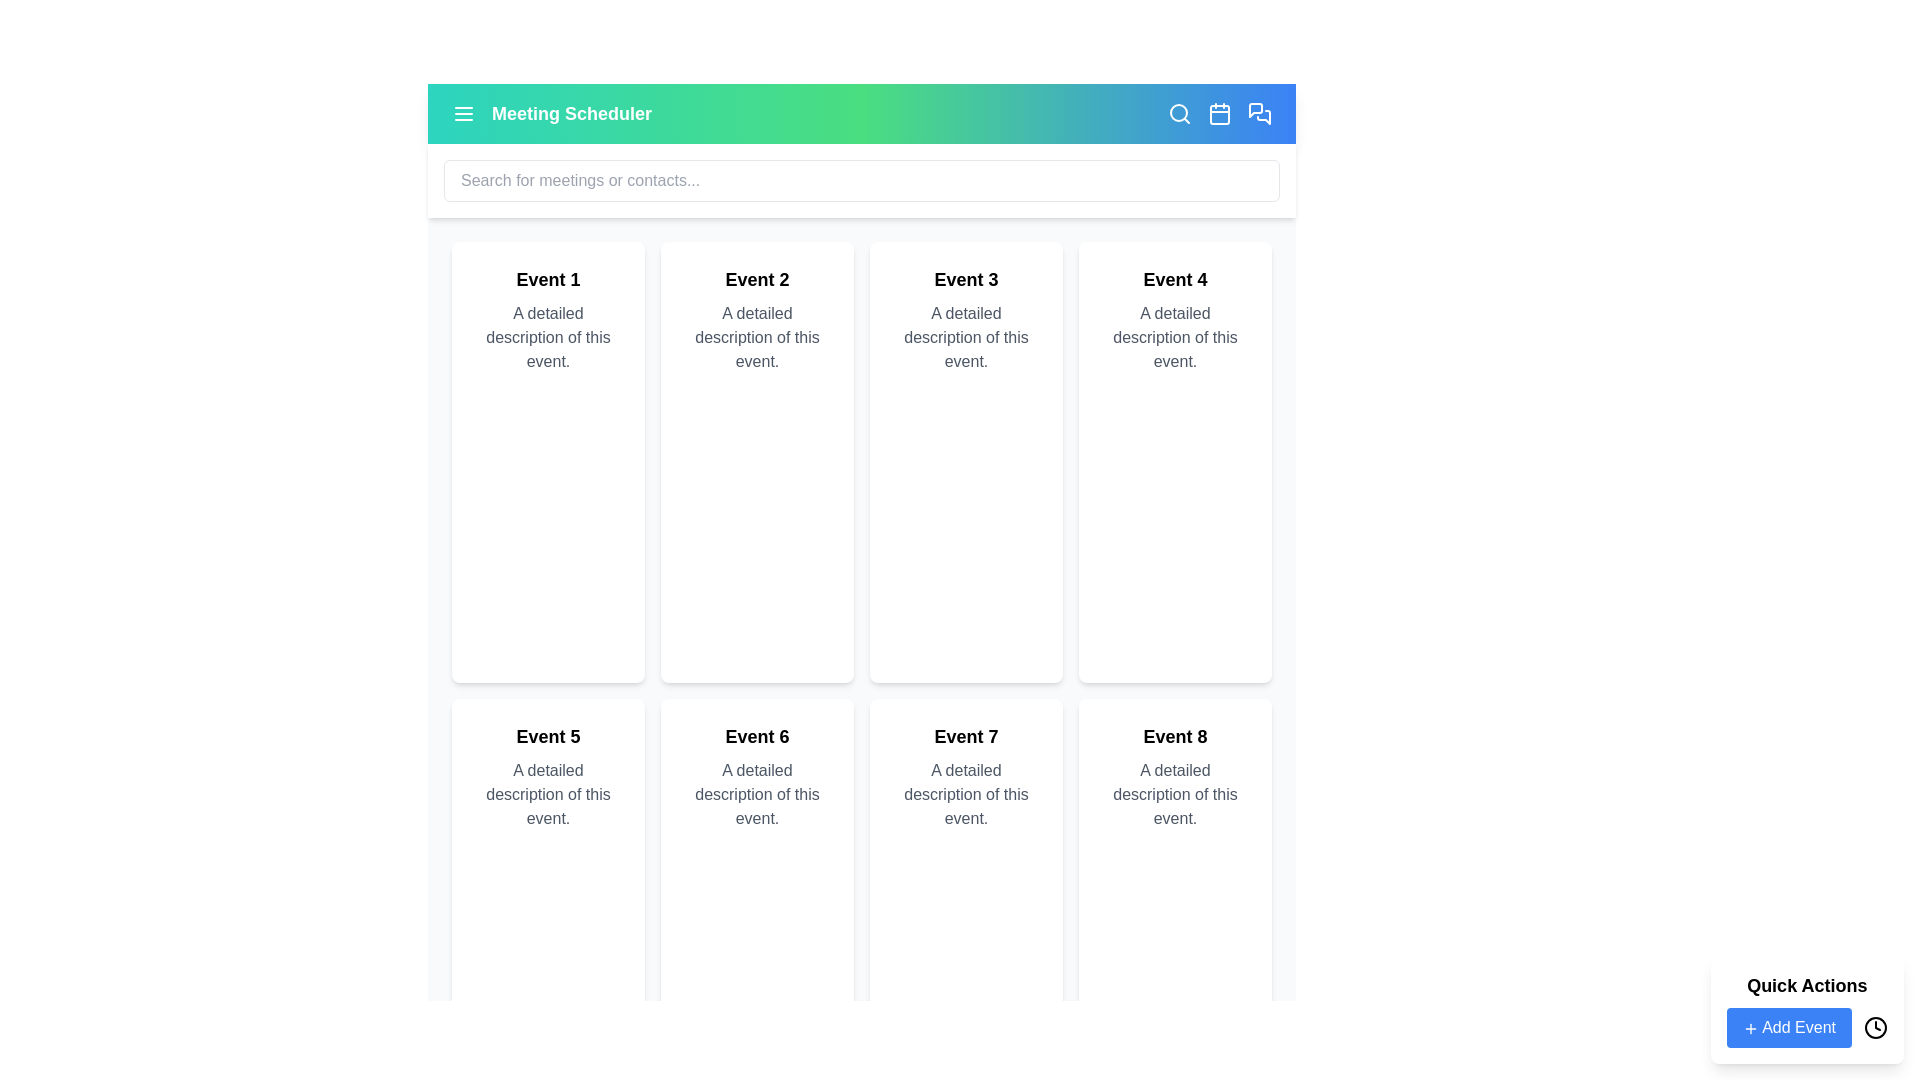  I want to click on title label of the event card located in the second row and third column of the grid layout, positioned above the descriptive paragraph, so click(756, 736).